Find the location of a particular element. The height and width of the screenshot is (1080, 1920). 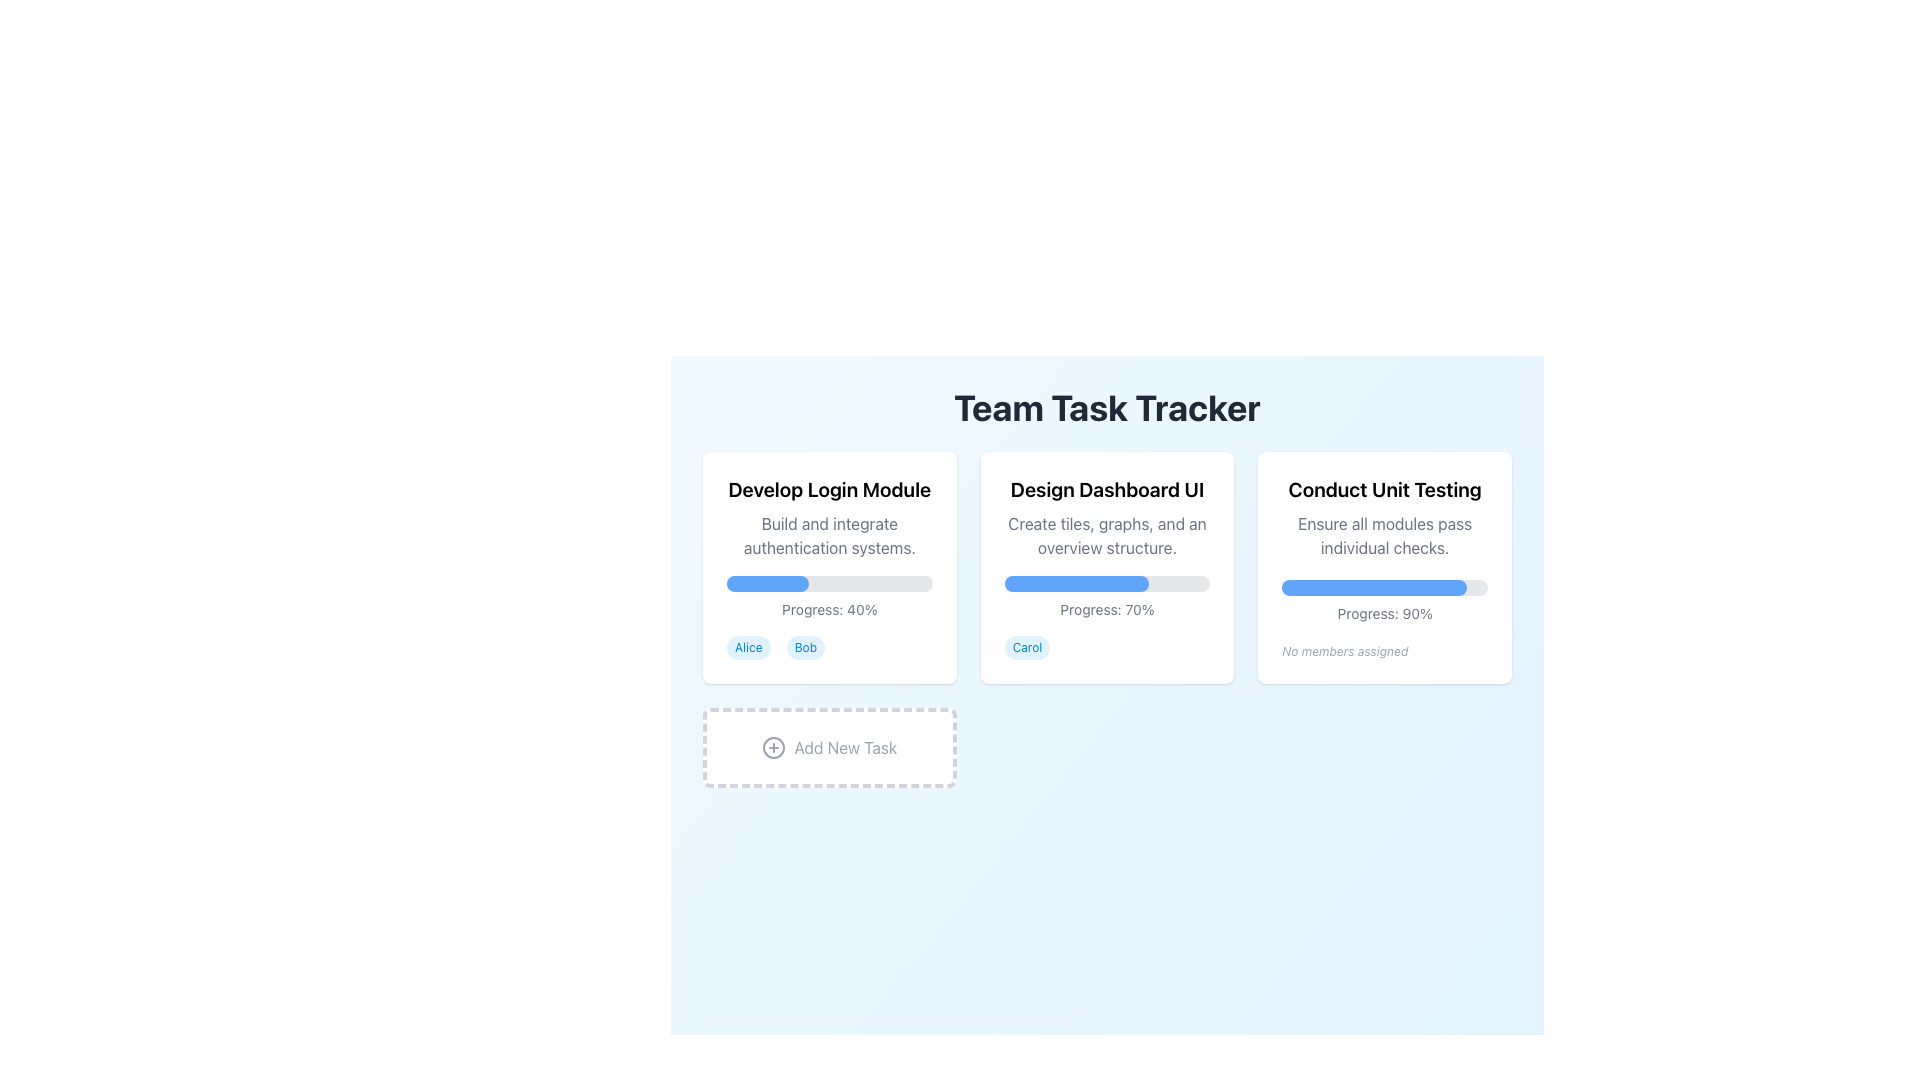

text displayed in the title and description of the task tracker, located in the third column above the progress bar indicating 'Progress: 90%' is located at coordinates (1384, 524).